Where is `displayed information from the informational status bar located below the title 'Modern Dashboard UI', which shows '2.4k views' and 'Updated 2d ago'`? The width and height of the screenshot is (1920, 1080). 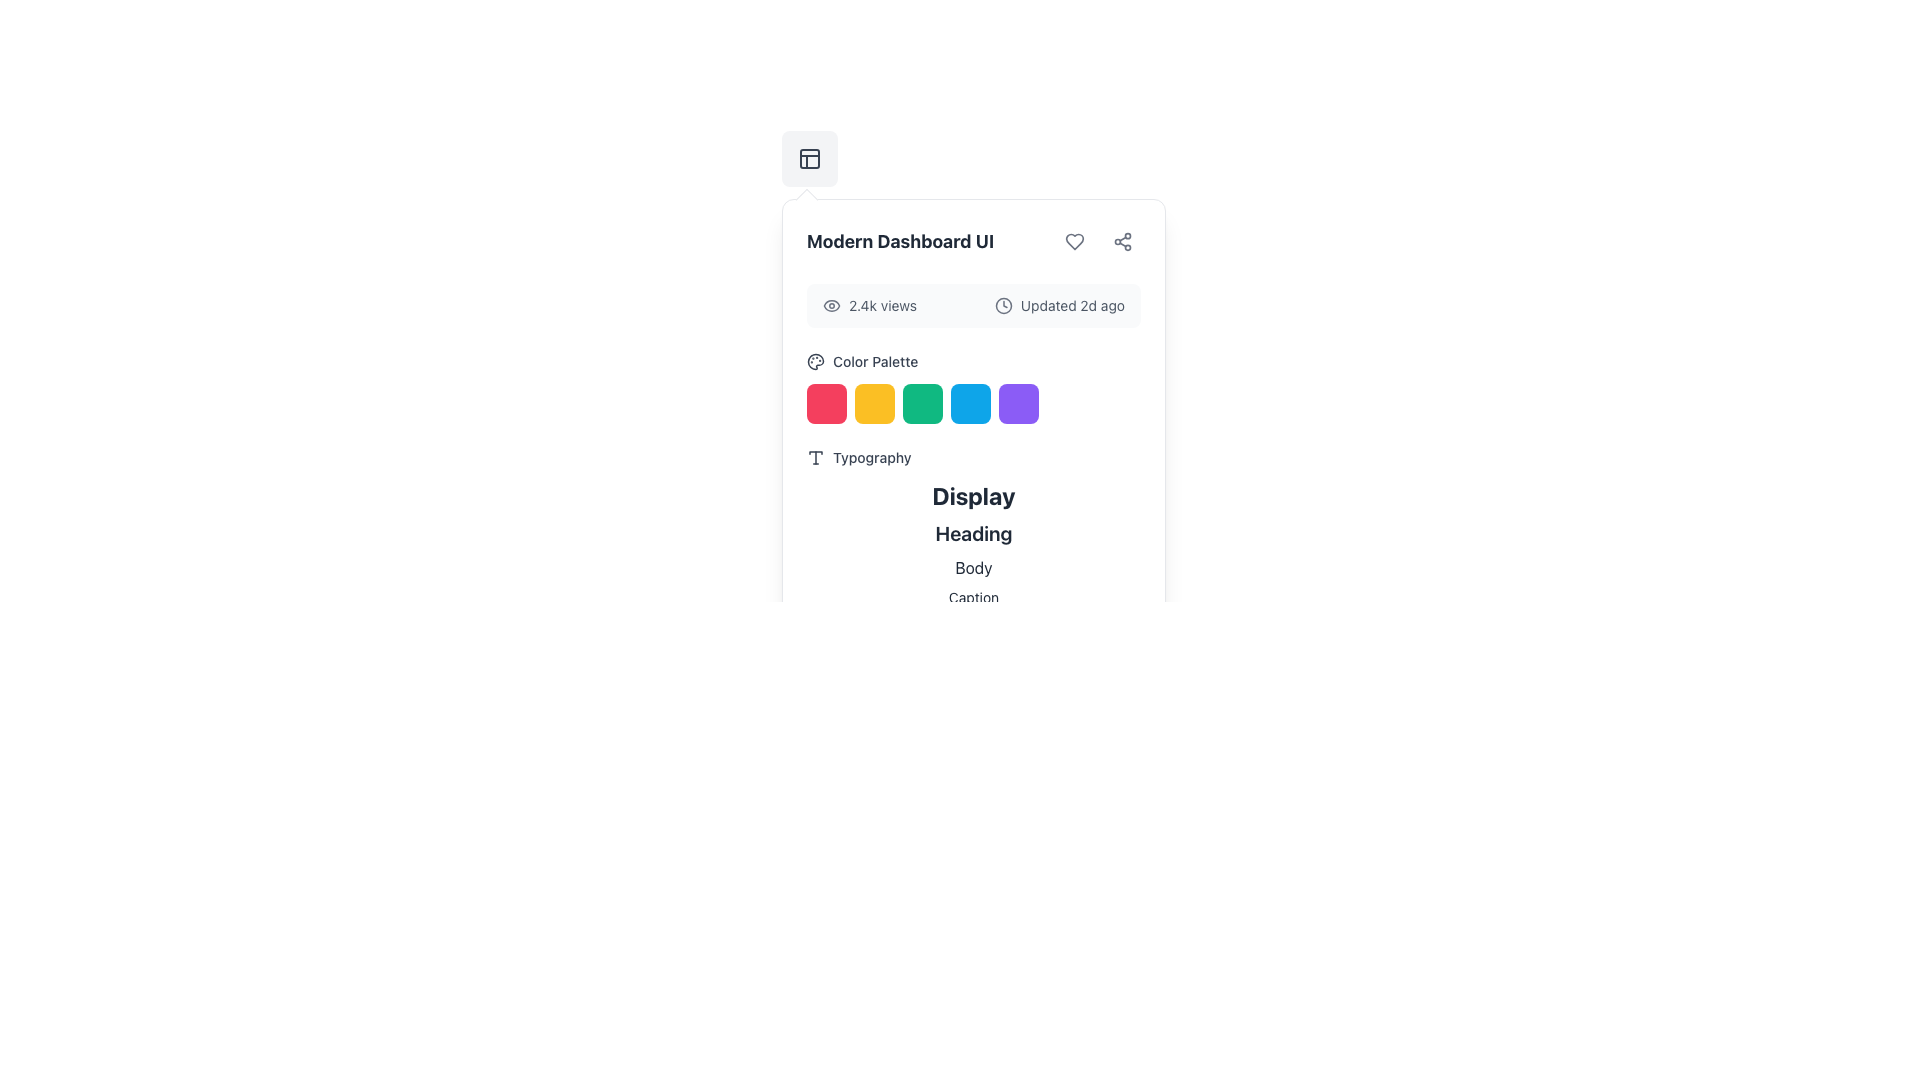
displayed information from the informational status bar located below the title 'Modern Dashboard UI', which shows '2.4k views' and 'Updated 2d ago' is located at coordinates (974, 305).